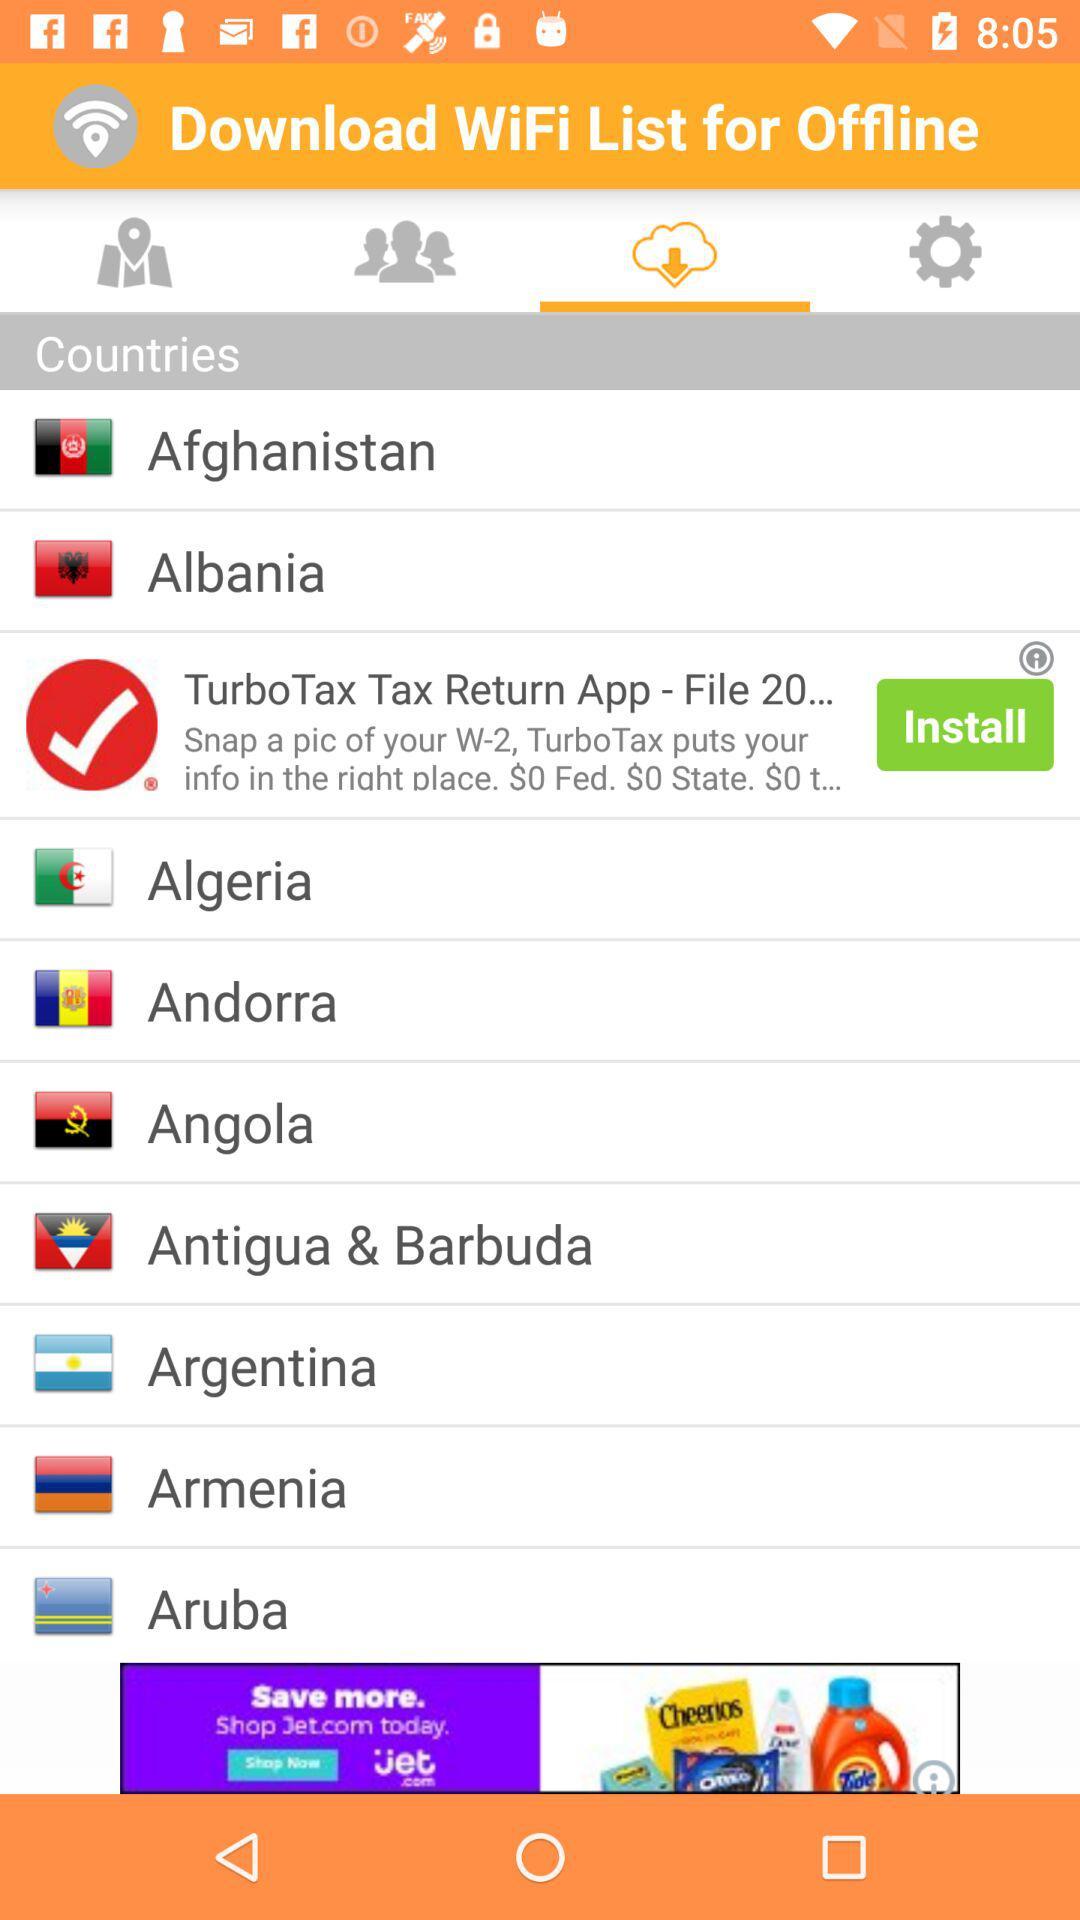  I want to click on item below turbotax tax return, so click(516, 752).